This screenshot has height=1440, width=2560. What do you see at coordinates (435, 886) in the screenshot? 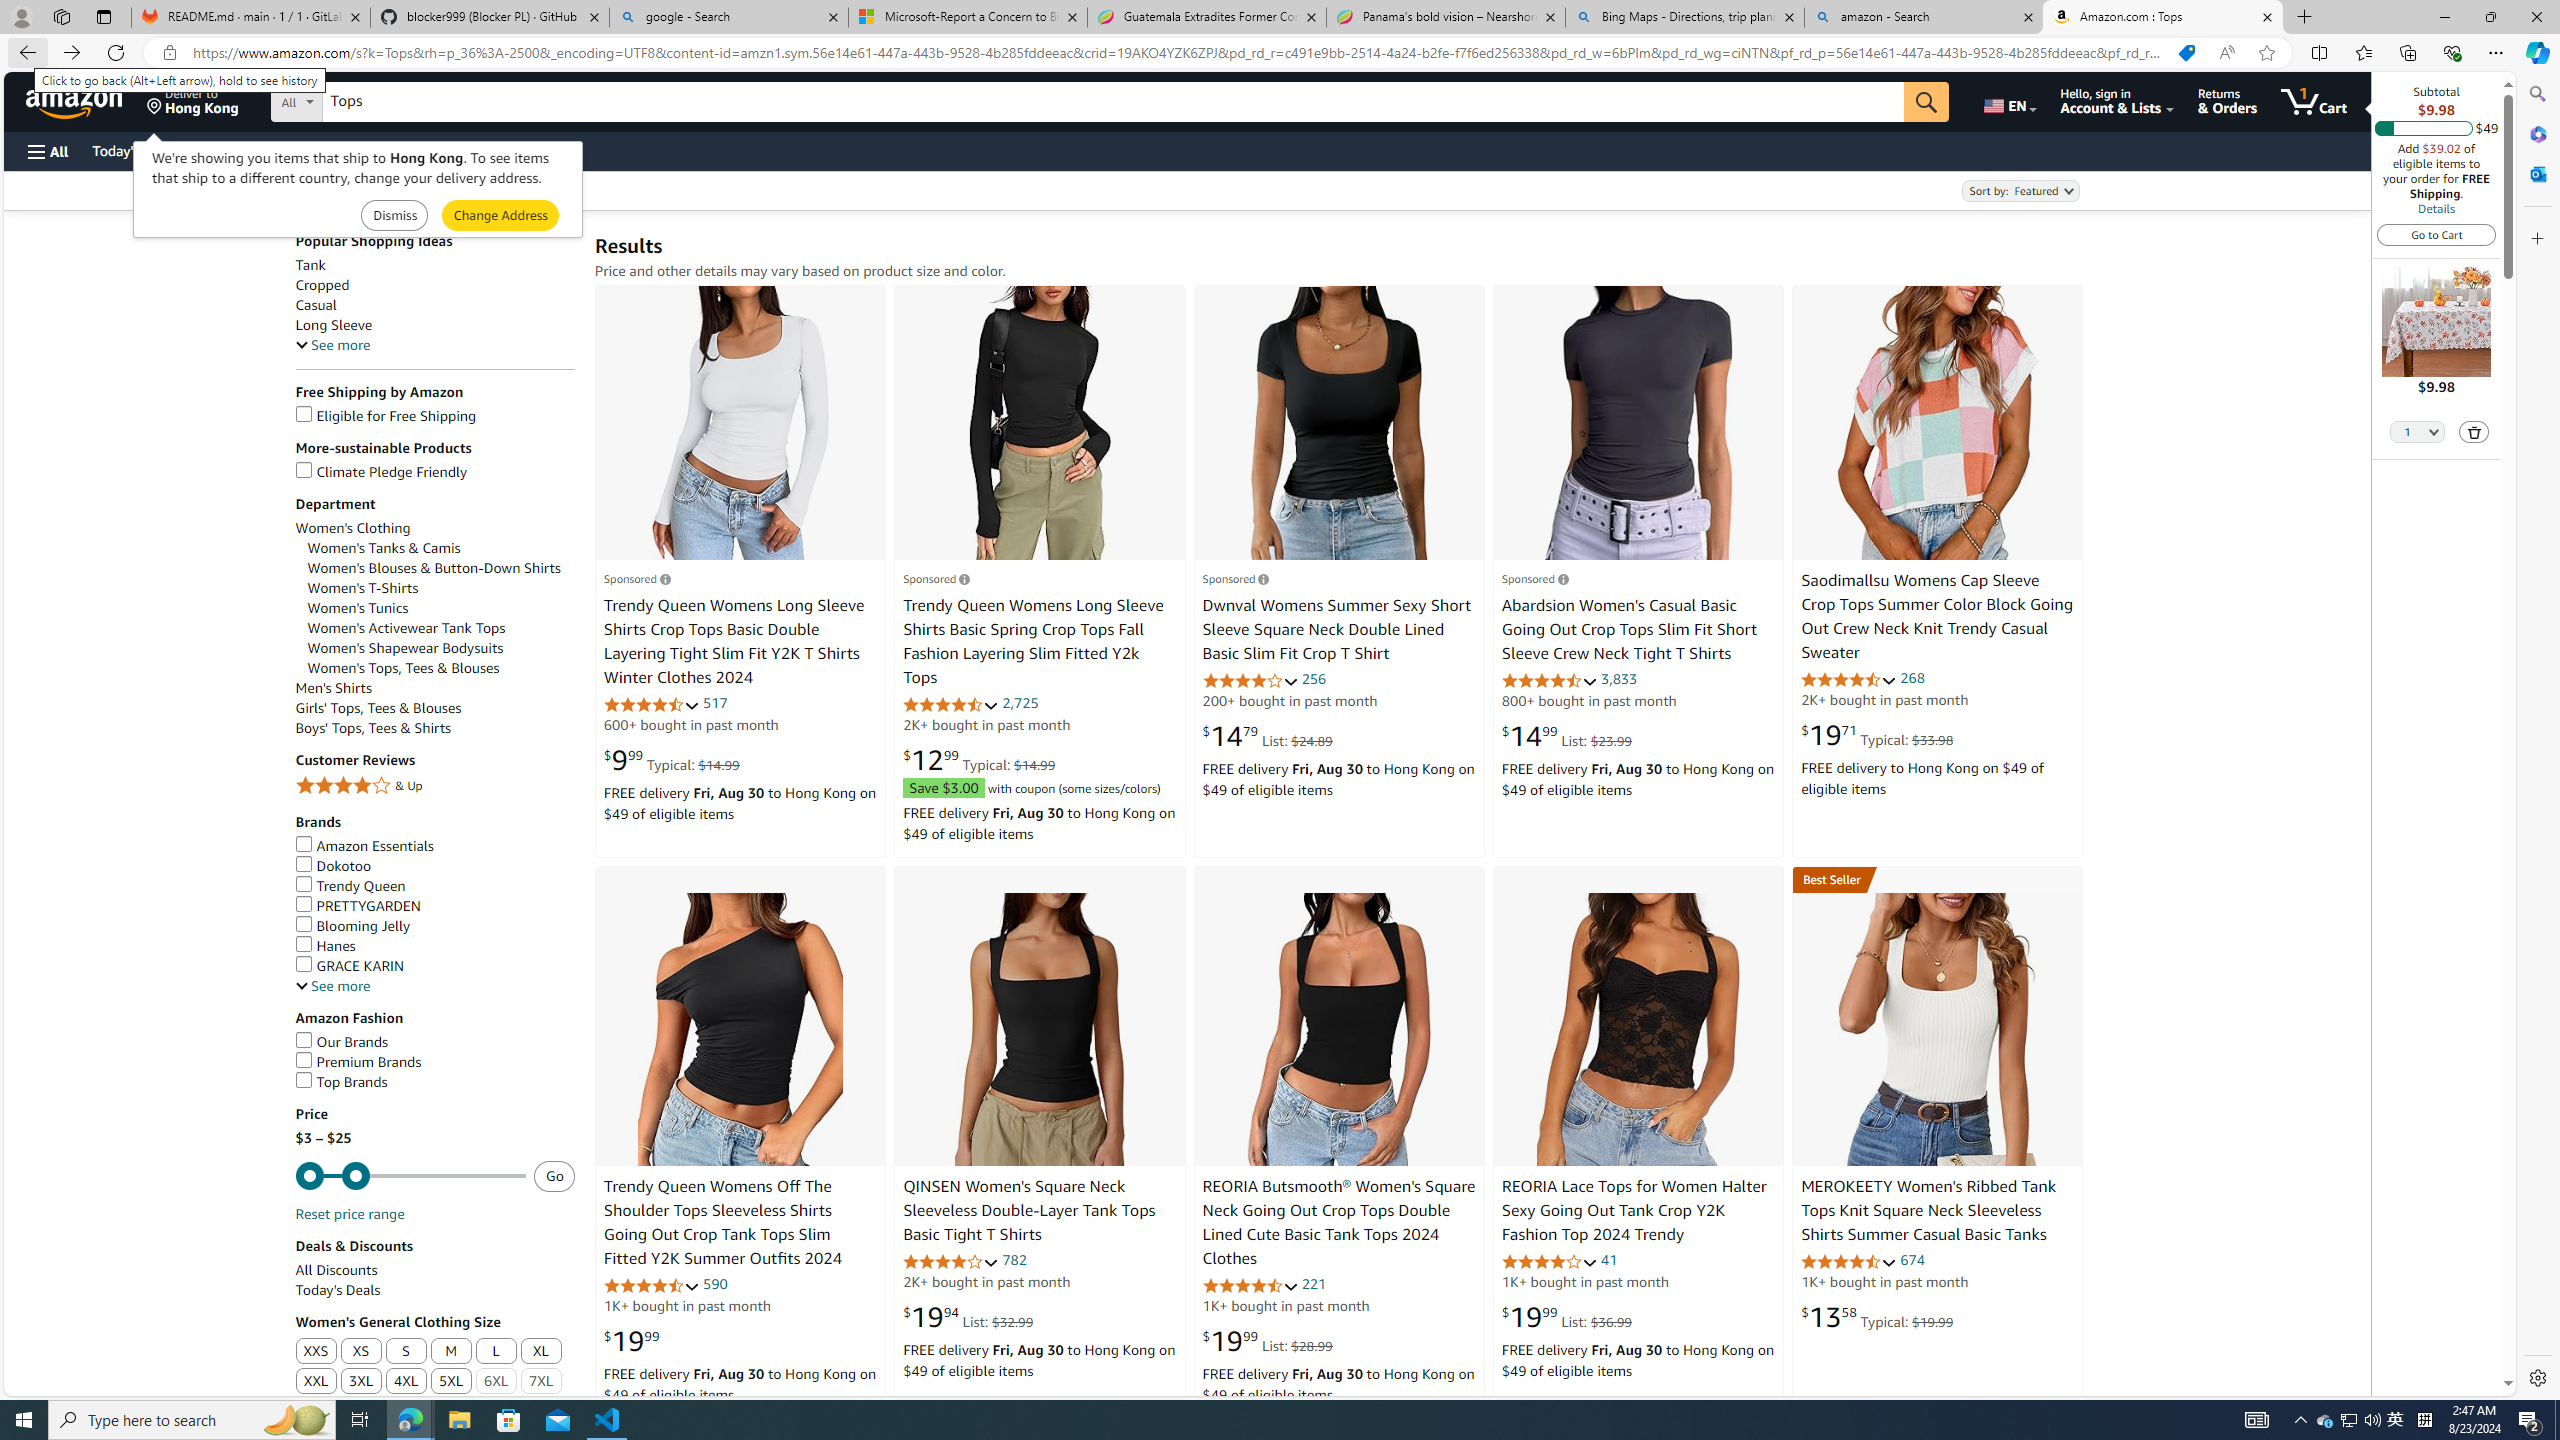
I see `'Trendy Queen'` at bounding box center [435, 886].